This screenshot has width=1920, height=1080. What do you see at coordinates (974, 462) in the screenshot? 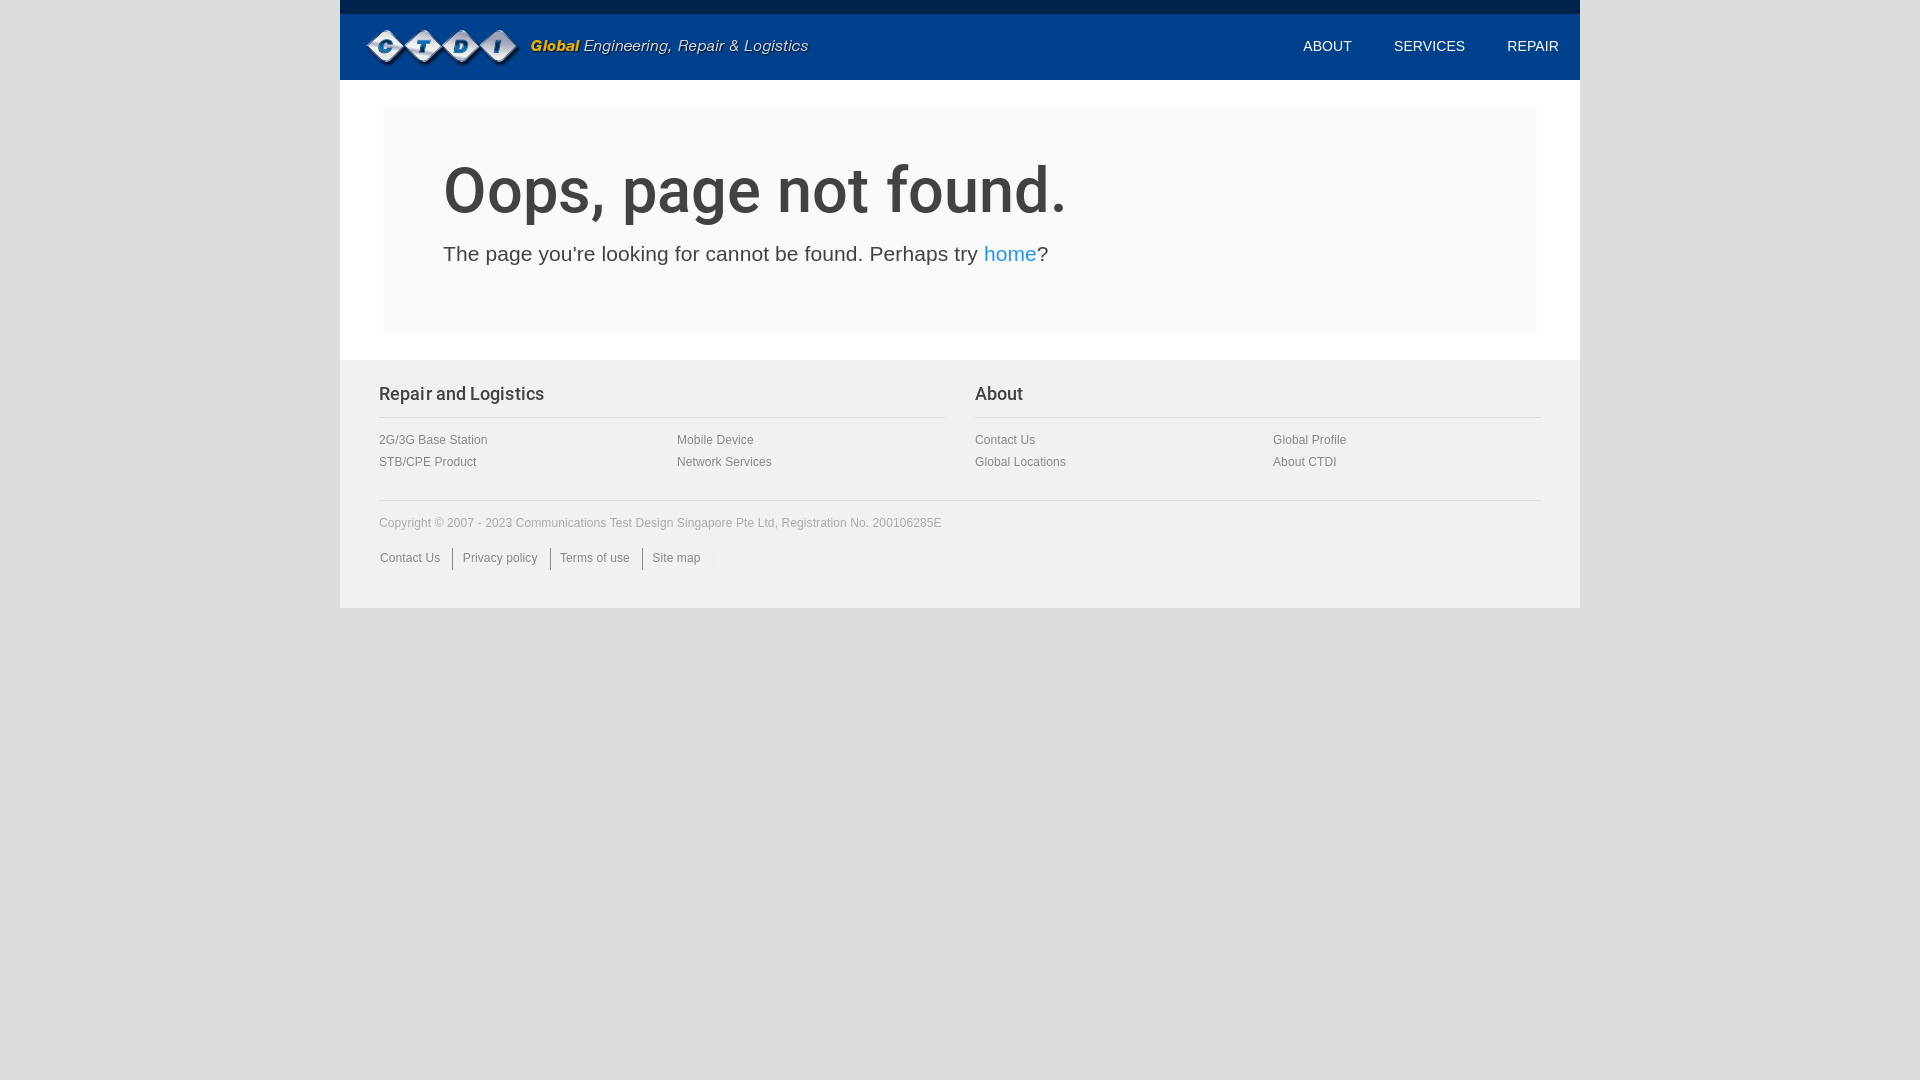
I see `'Global Locations'` at bounding box center [974, 462].